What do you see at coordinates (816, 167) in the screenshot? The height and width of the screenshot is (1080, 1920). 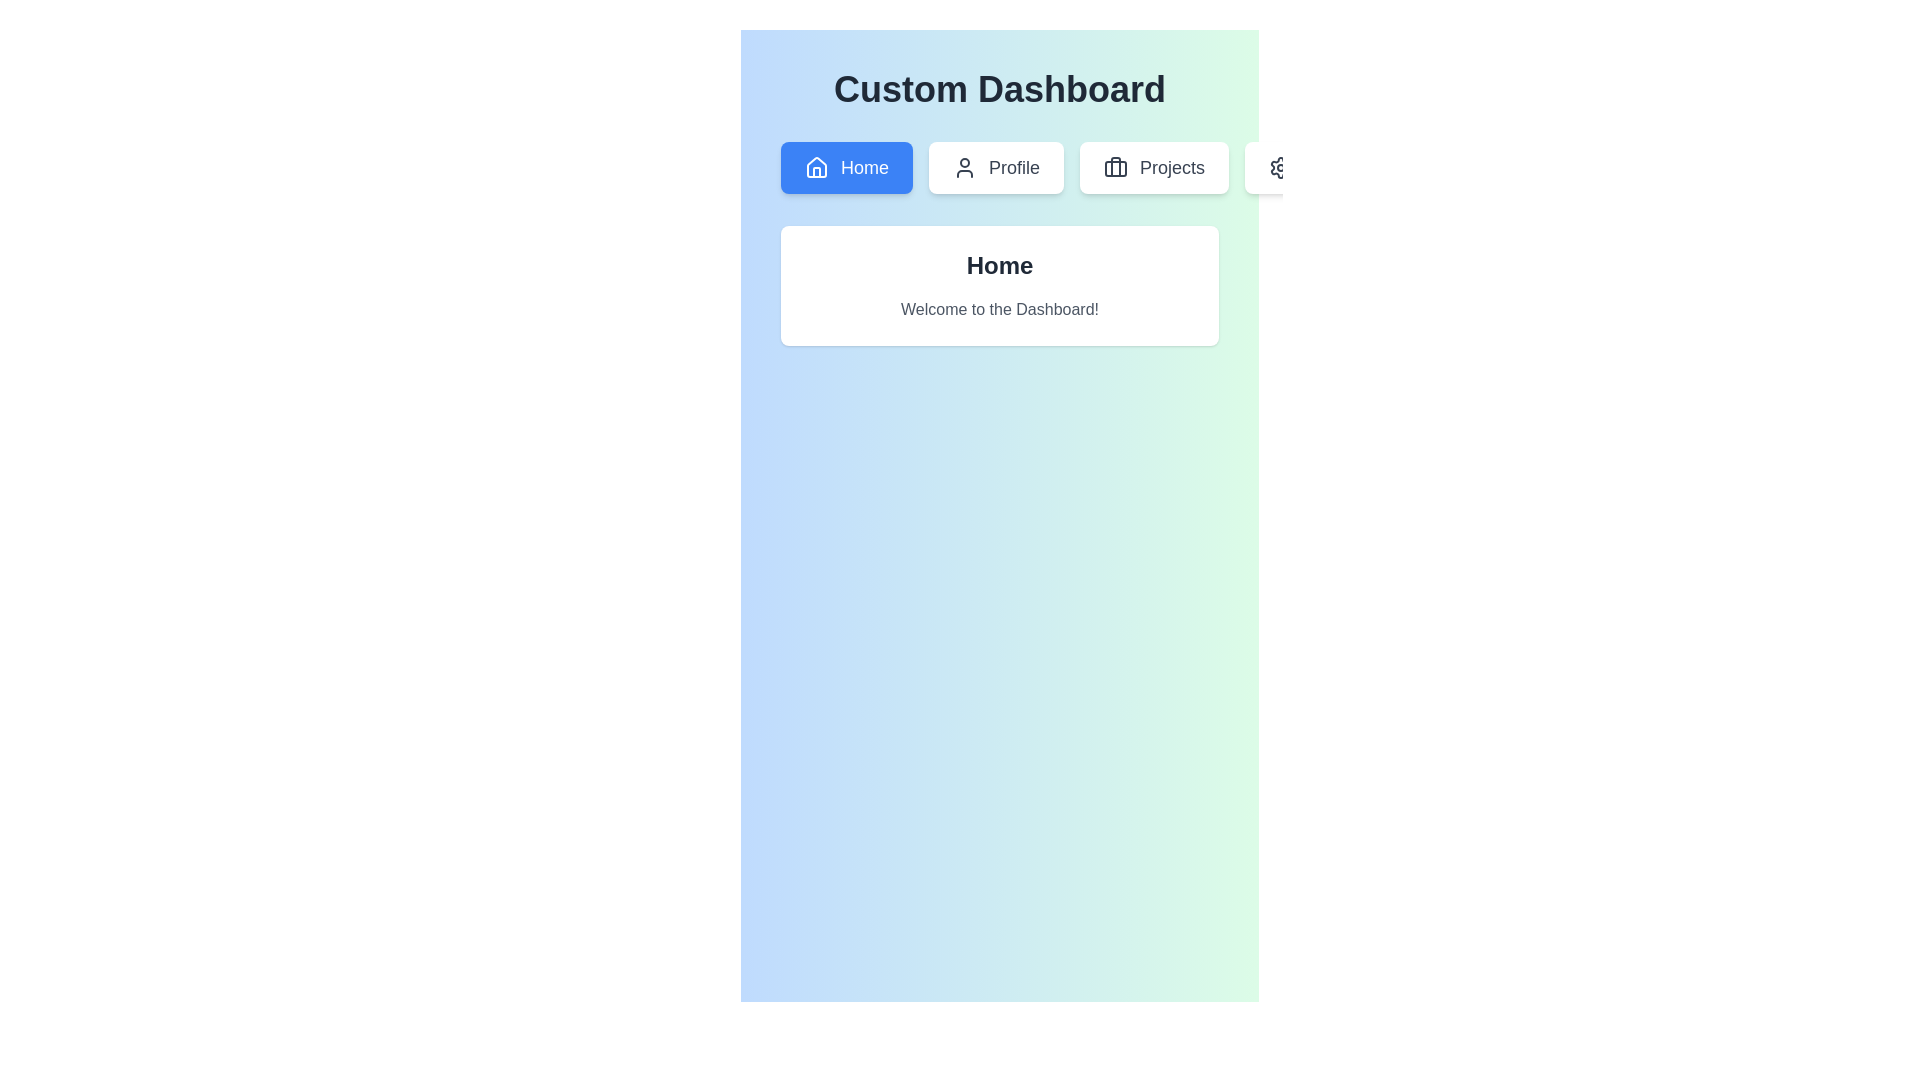 I see `the 'Home' icon located in the navigation bar, which is the first element from the left` at bounding box center [816, 167].